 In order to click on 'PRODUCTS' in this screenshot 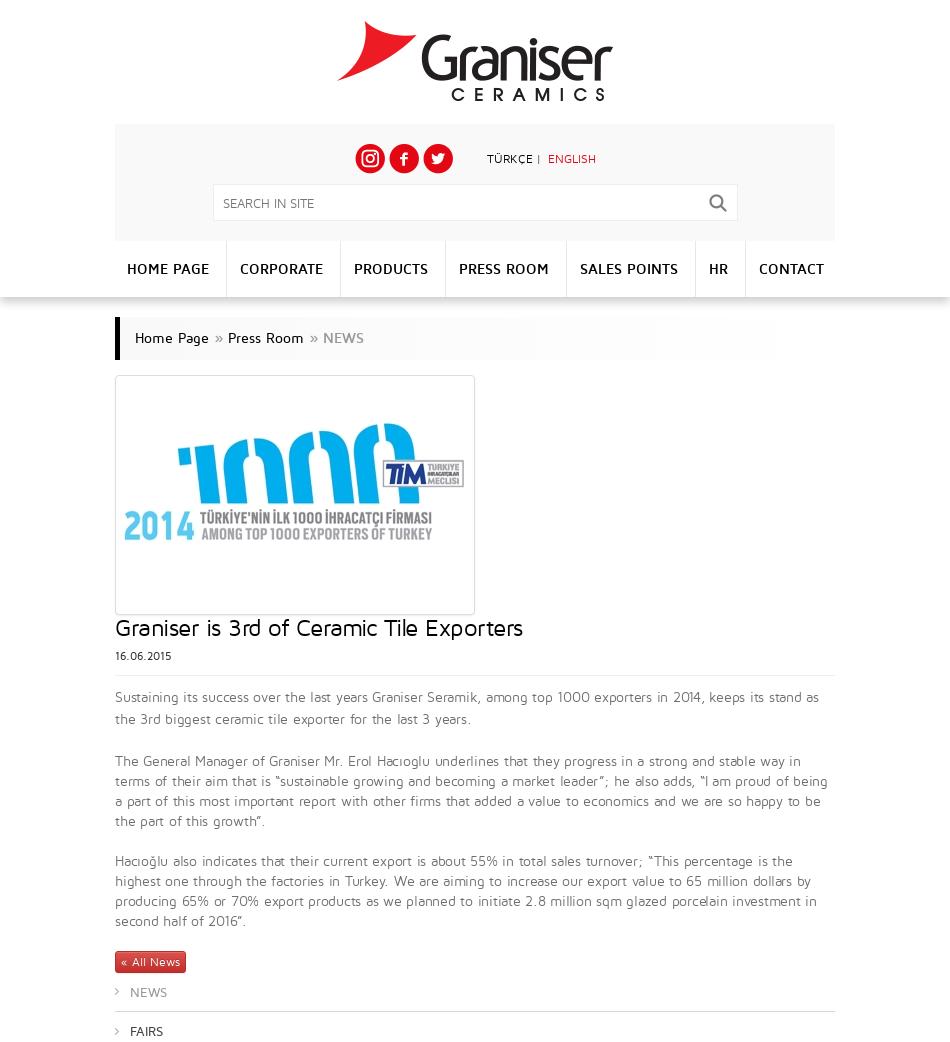, I will do `click(388, 268)`.